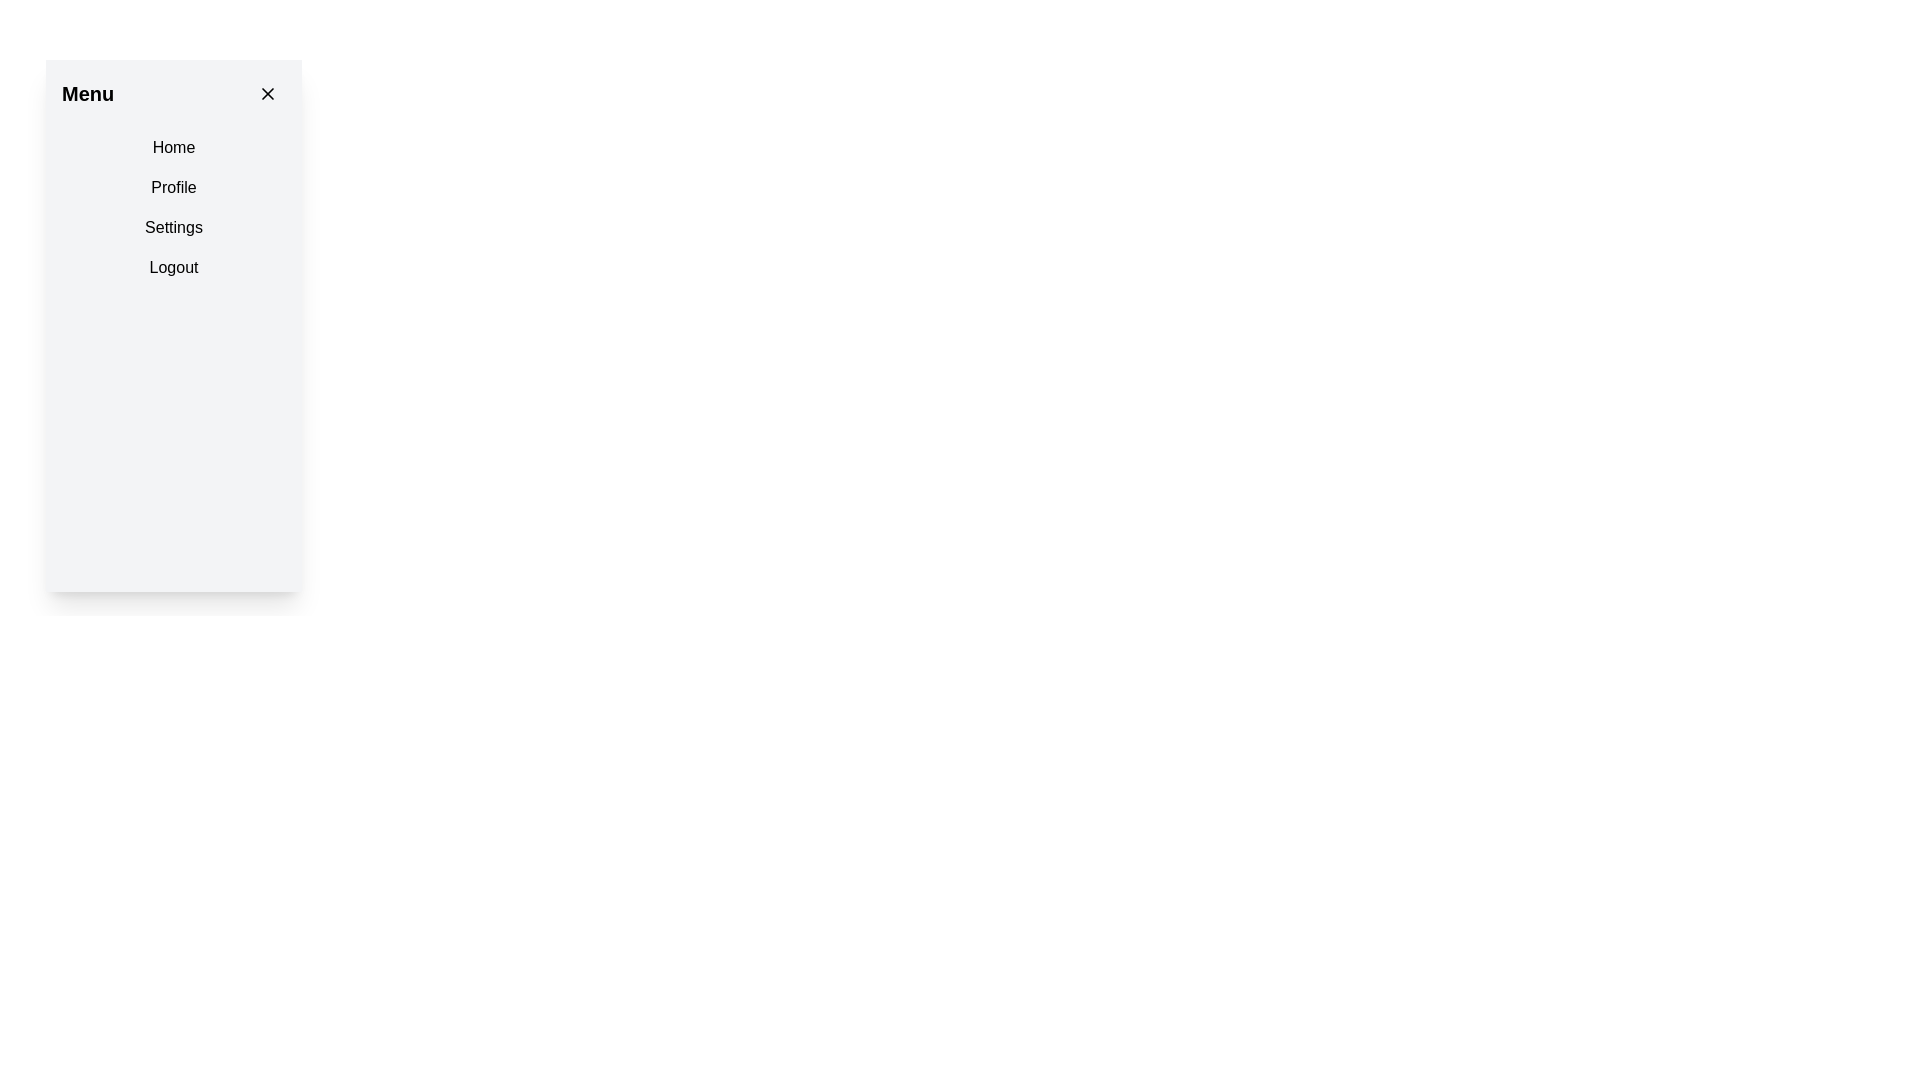 The image size is (1920, 1080). I want to click on the close button located at the top-right corner of the menu panel, adjacent to the 'Menu' title, to change its background color, so click(267, 93).